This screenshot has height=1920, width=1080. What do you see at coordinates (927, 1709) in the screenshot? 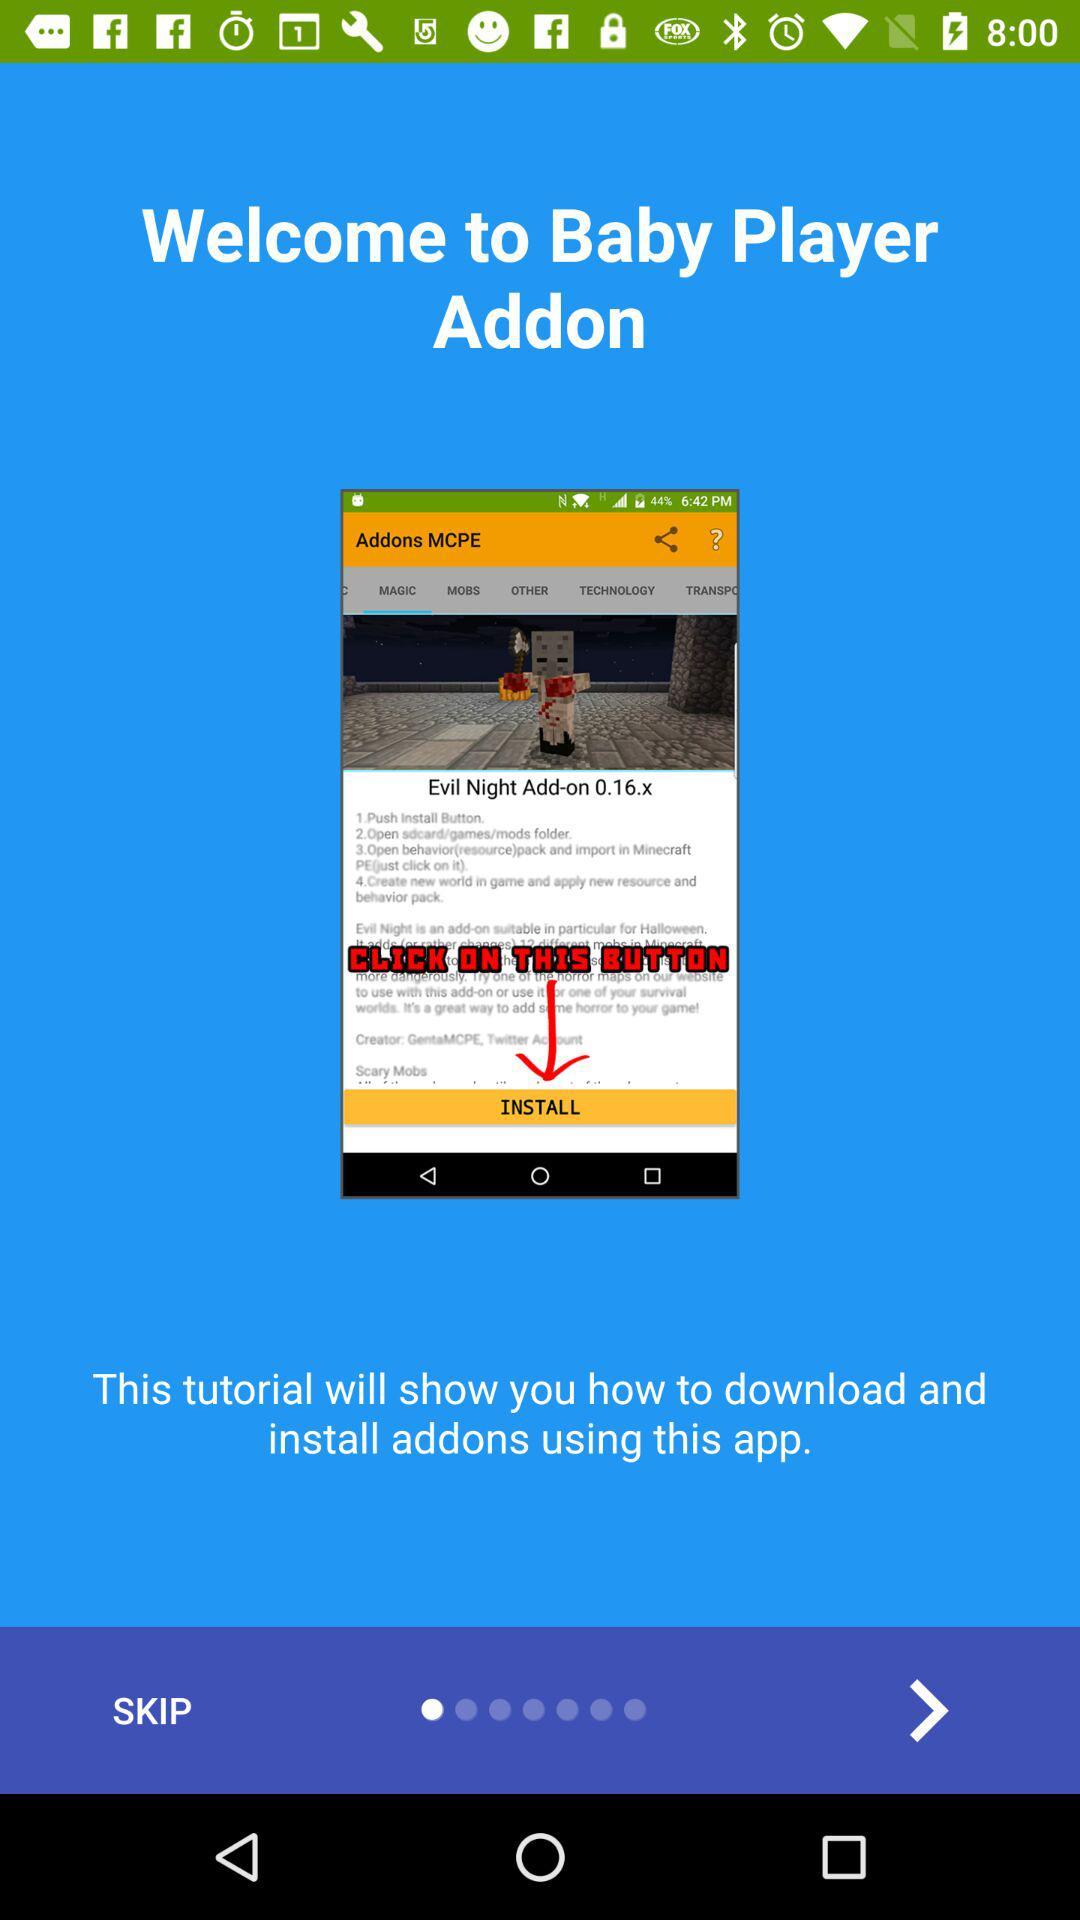
I see `the item at the bottom right corner` at bounding box center [927, 1709].